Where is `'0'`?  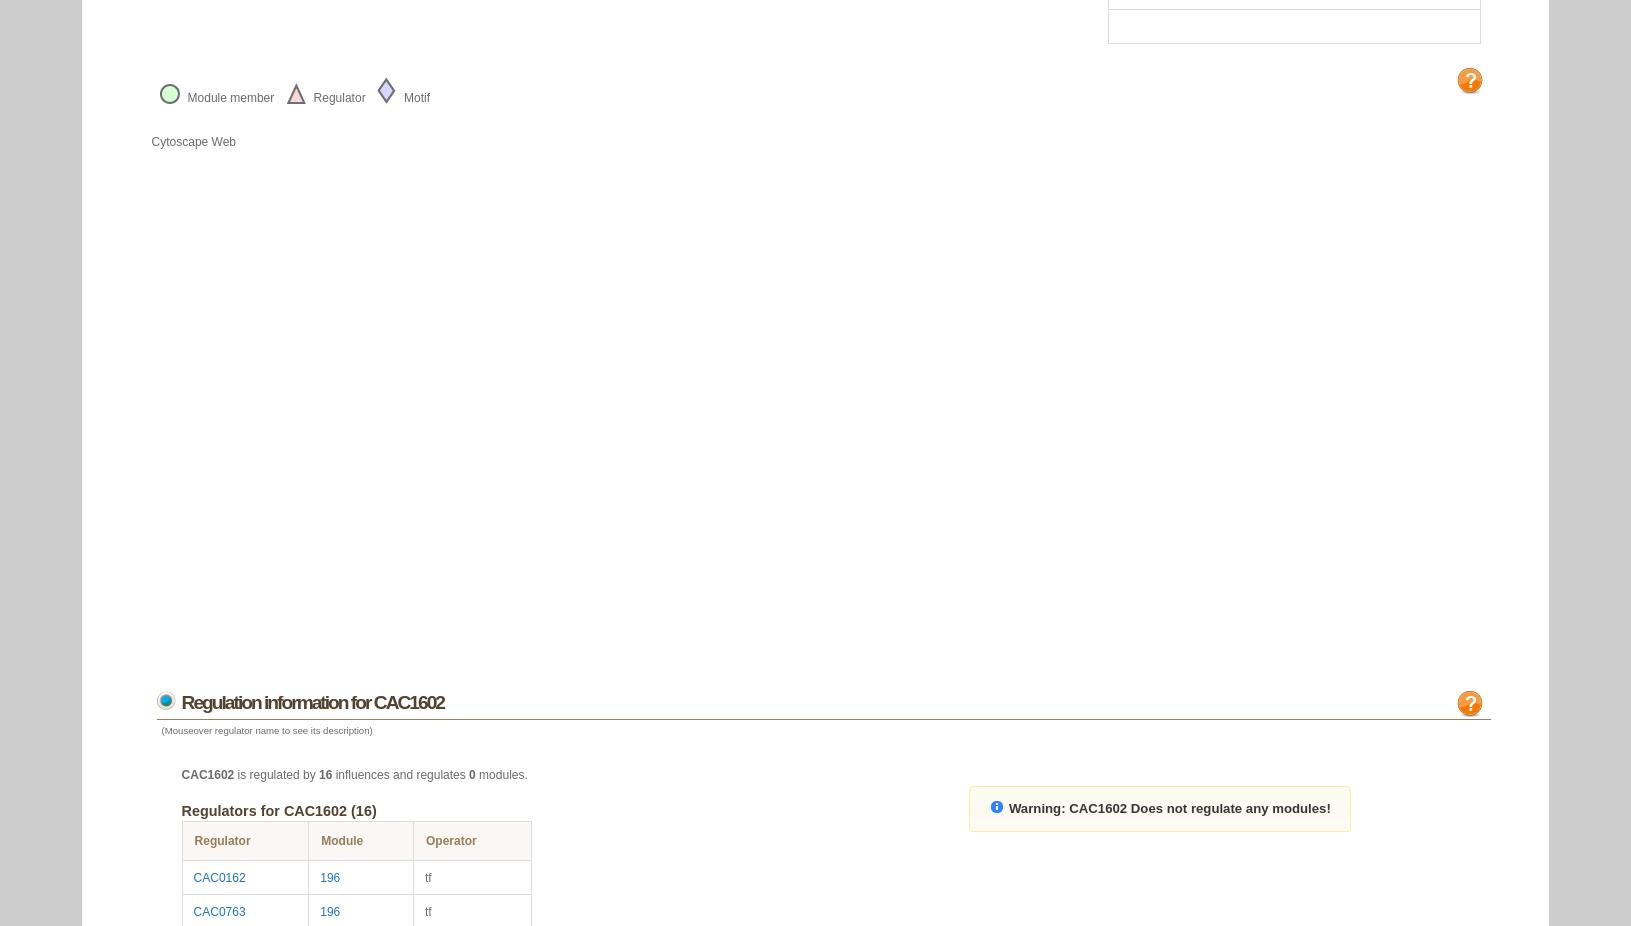
'0' is located at coordinates (471, 774).